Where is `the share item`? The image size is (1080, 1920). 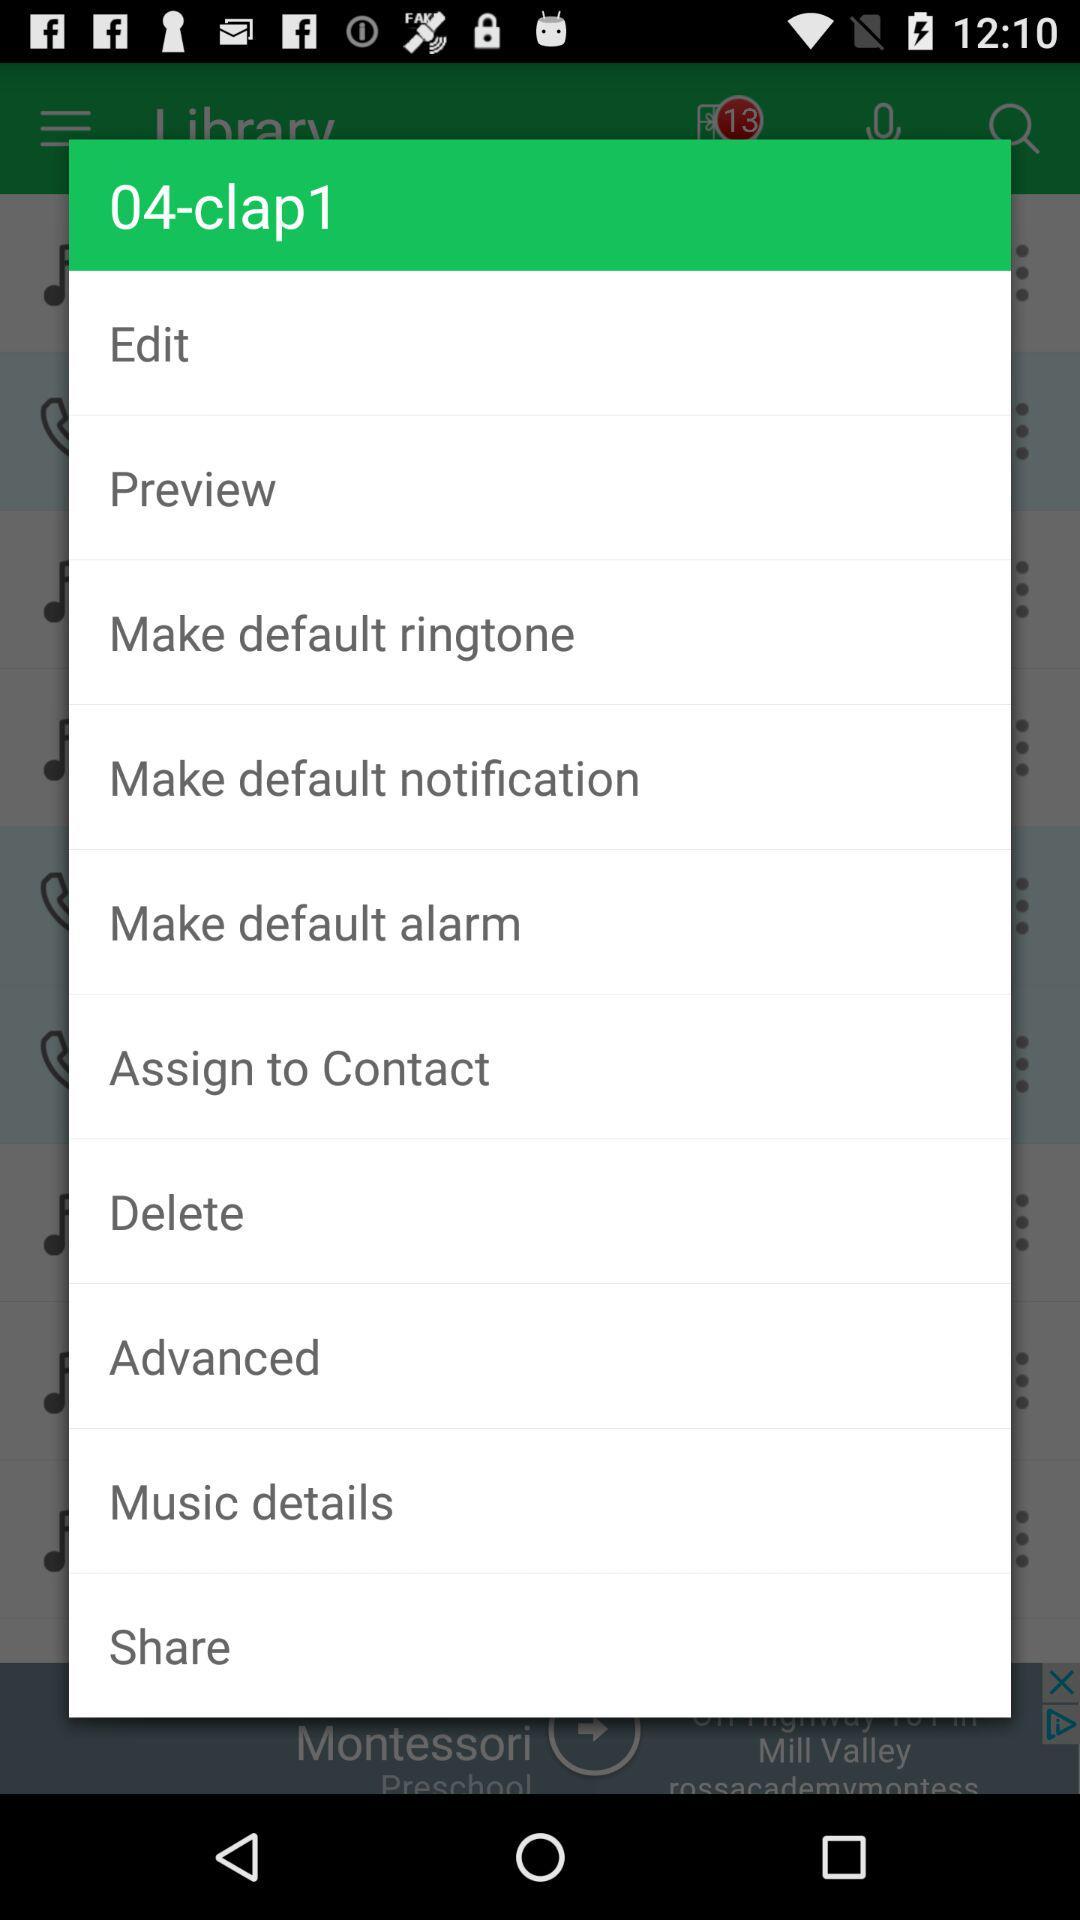
the share item is located at coordinates (540, 1645).